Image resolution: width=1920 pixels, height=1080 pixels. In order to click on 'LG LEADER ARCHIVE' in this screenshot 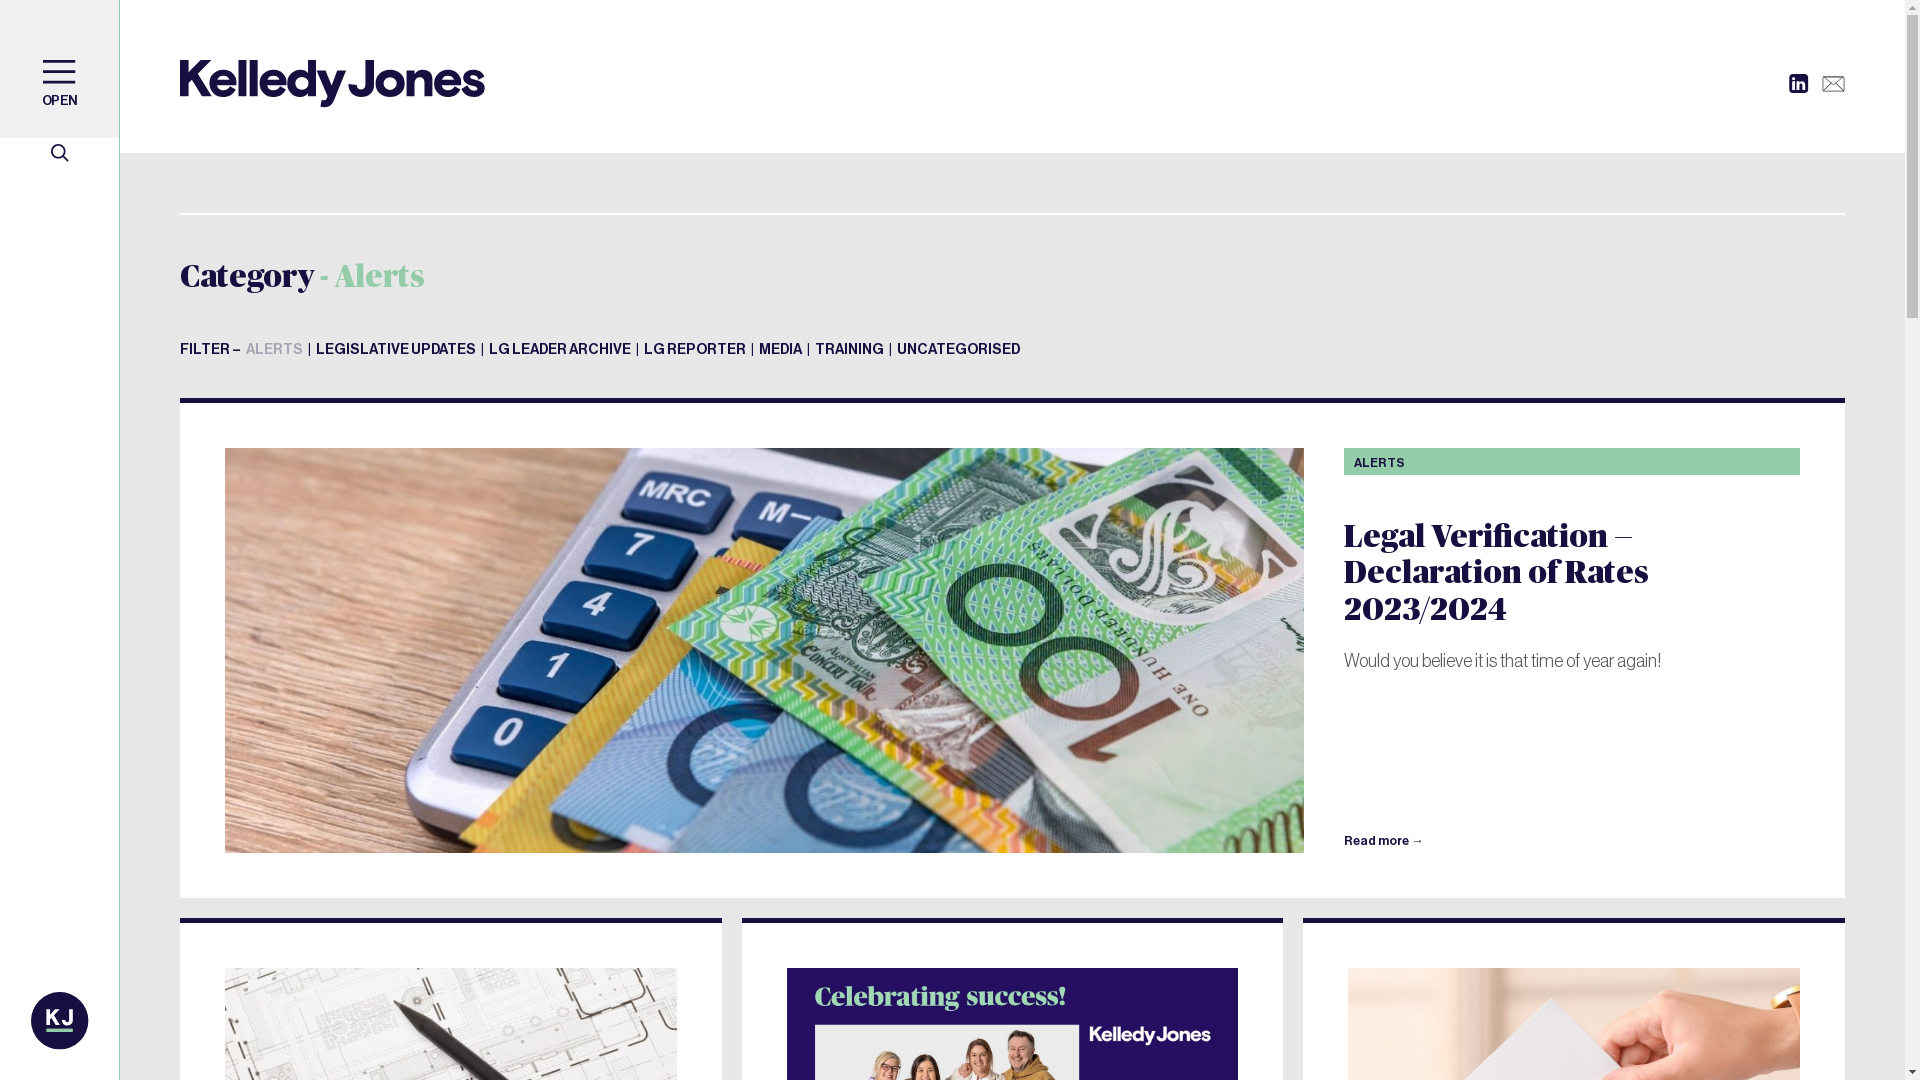, I will do `click(560, 348)`.